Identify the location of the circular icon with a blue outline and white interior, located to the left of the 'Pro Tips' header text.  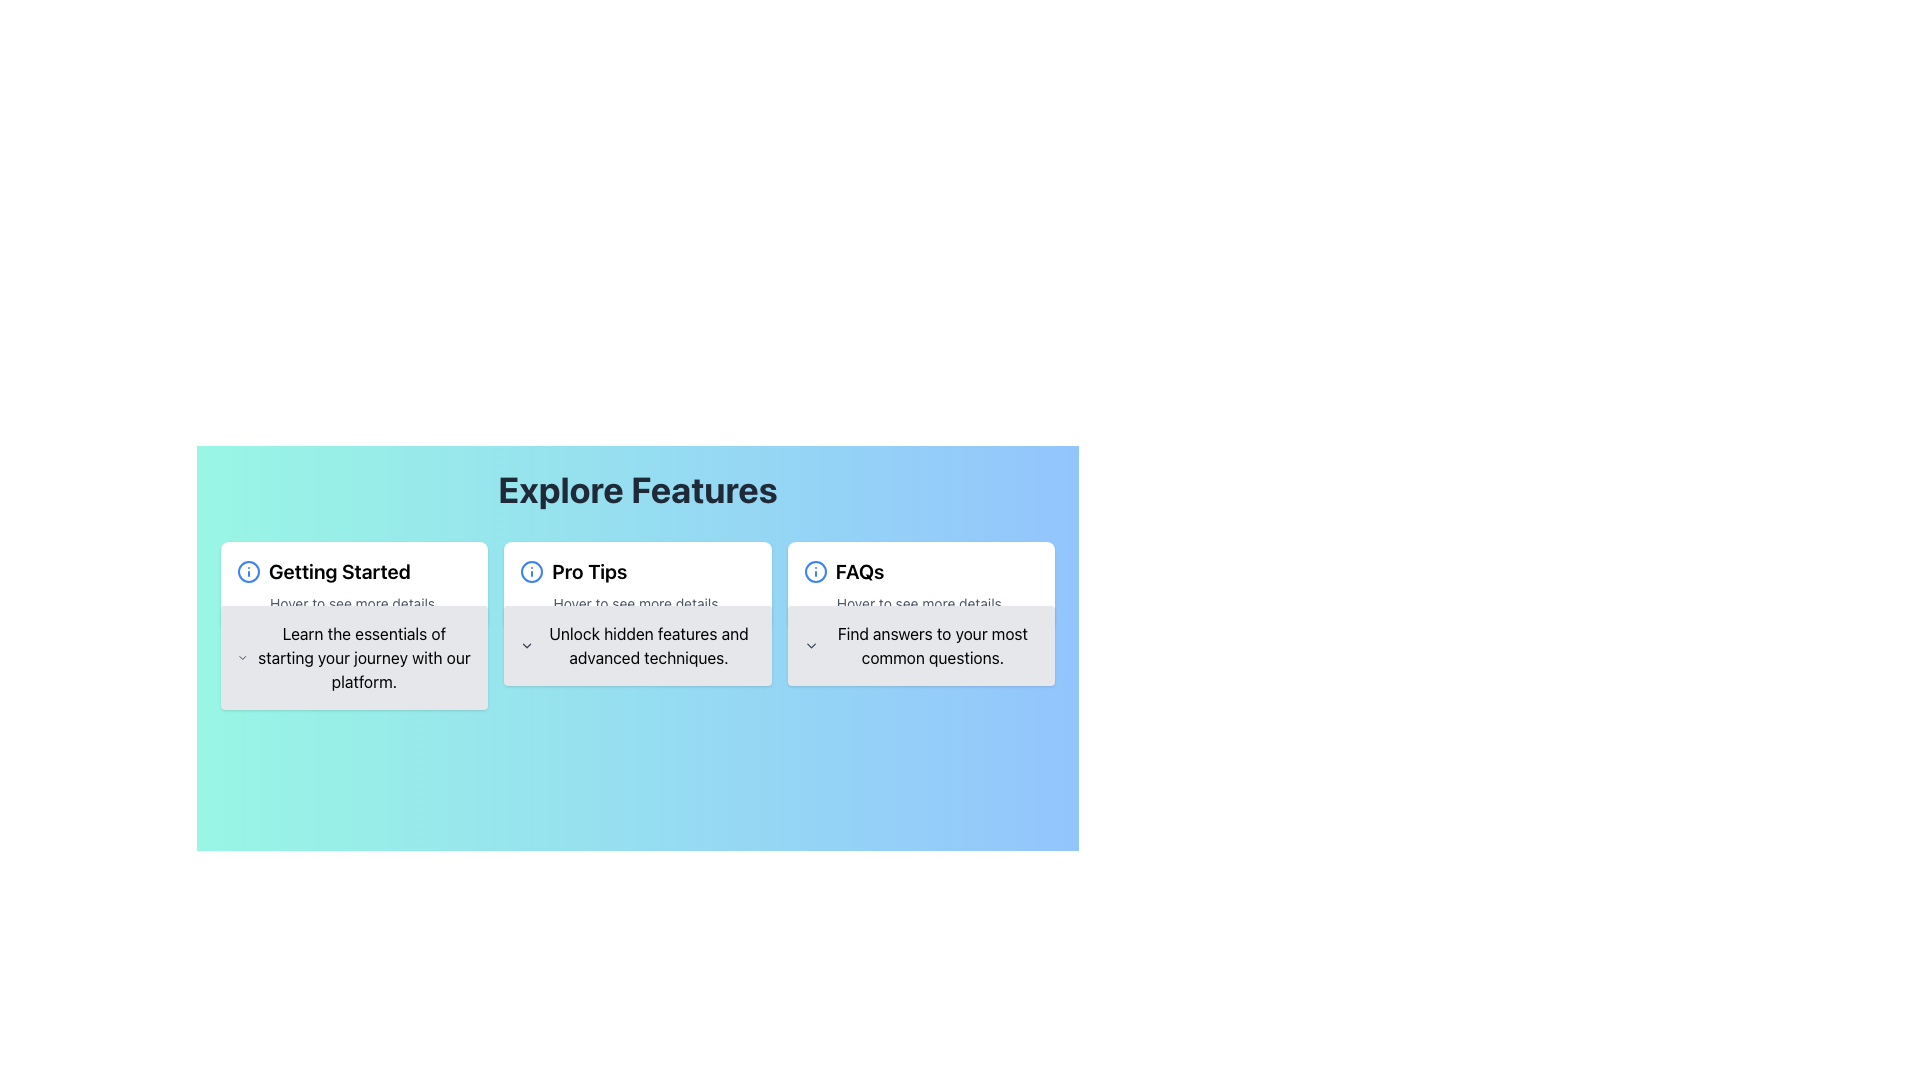
(532, 571).